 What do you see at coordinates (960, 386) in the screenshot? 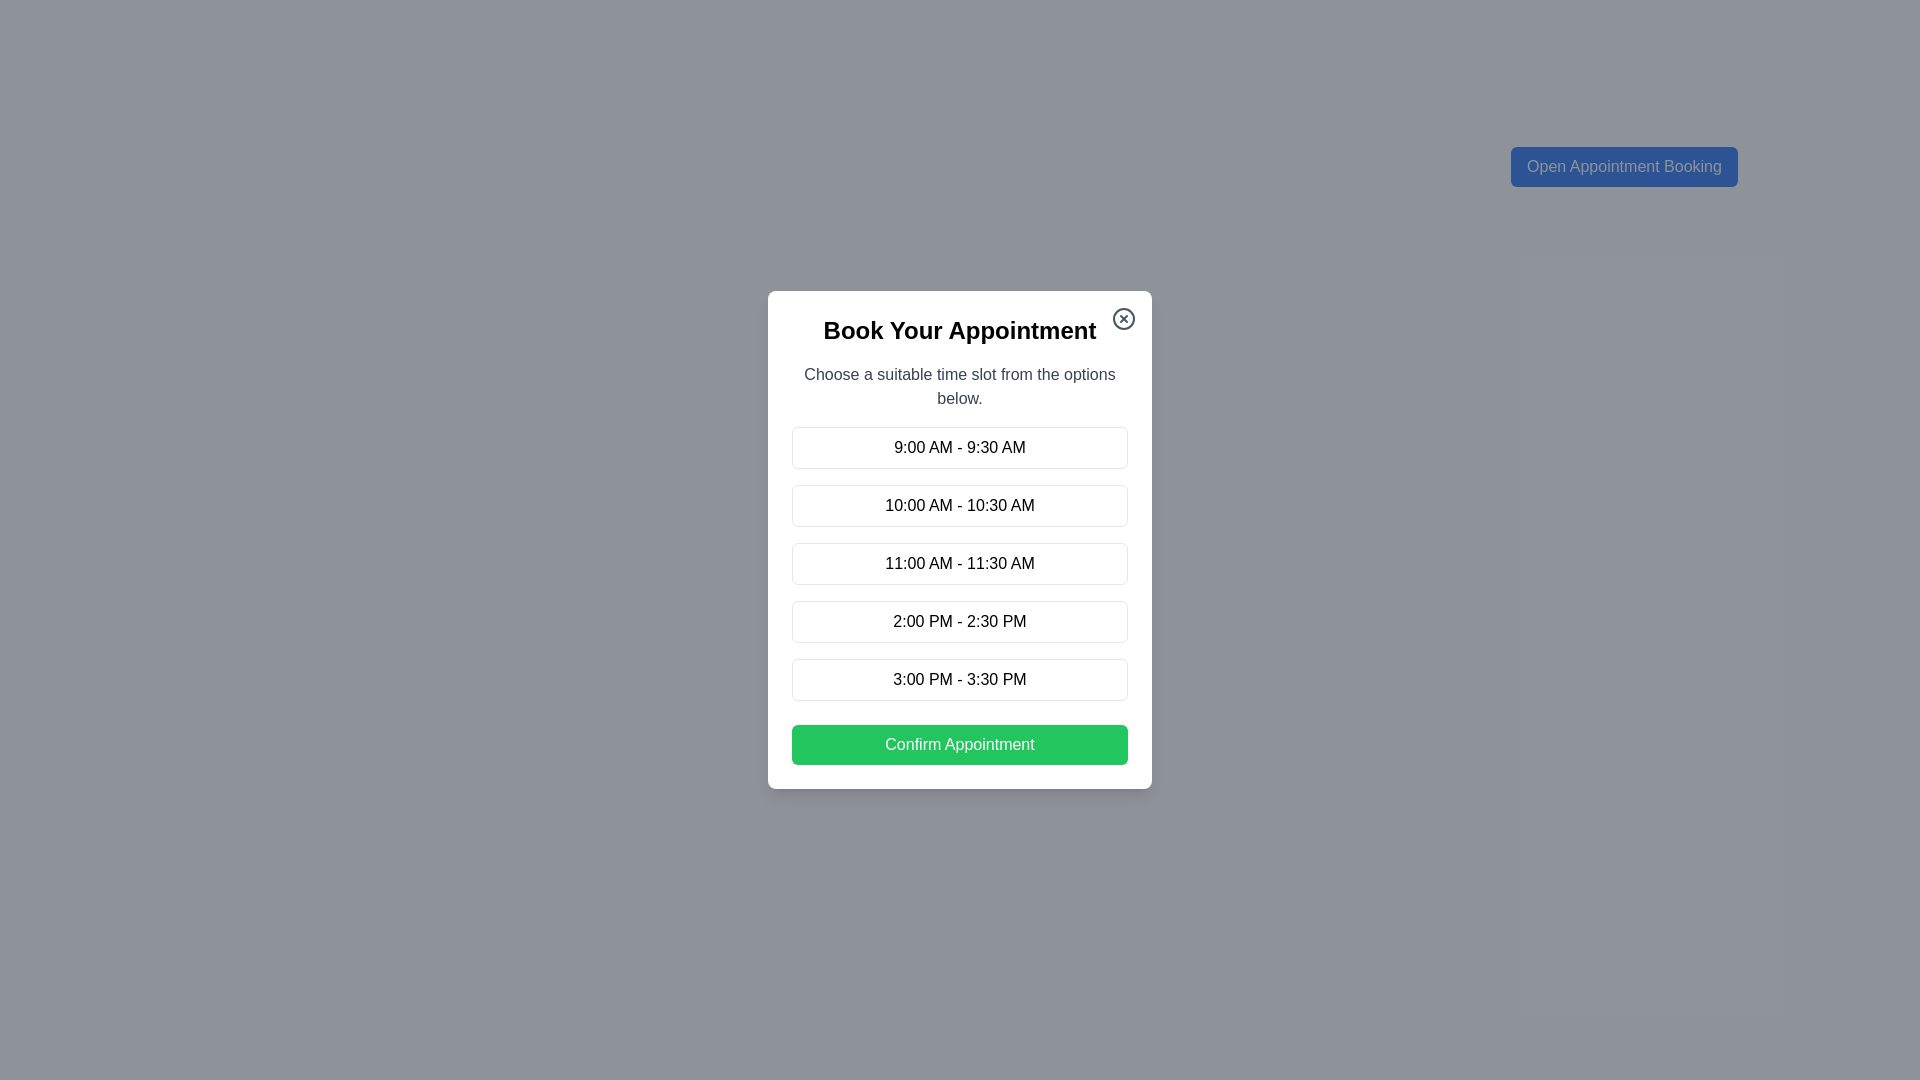
I see `instructional text block that says 'Choose a suitable time slot from the options below.' located below the title 'Book Your Appointment' and above the first time slot option '9:00 AM - 9:30 AM'` at bounding box center [960, 386].